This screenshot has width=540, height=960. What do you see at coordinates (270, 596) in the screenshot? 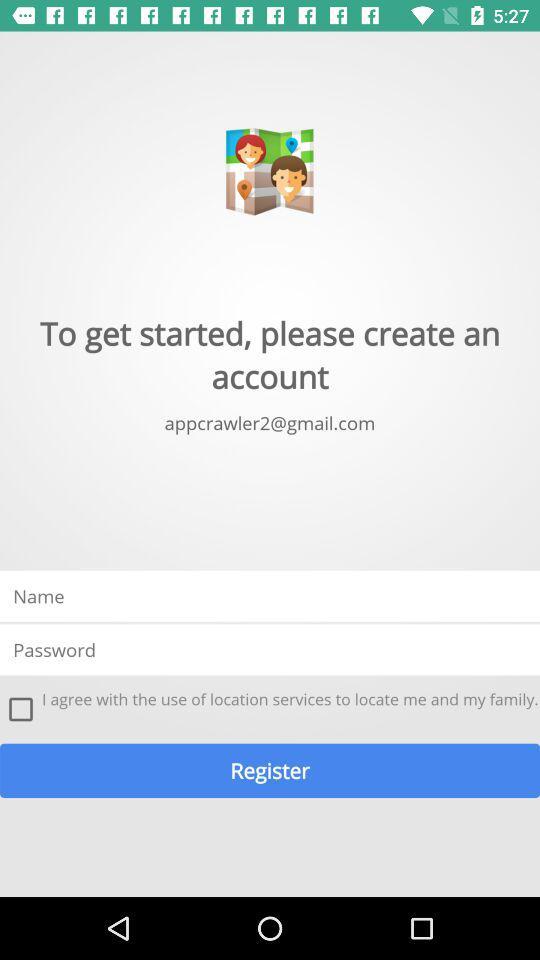
I see `type name` at bounding box center [270, 596].